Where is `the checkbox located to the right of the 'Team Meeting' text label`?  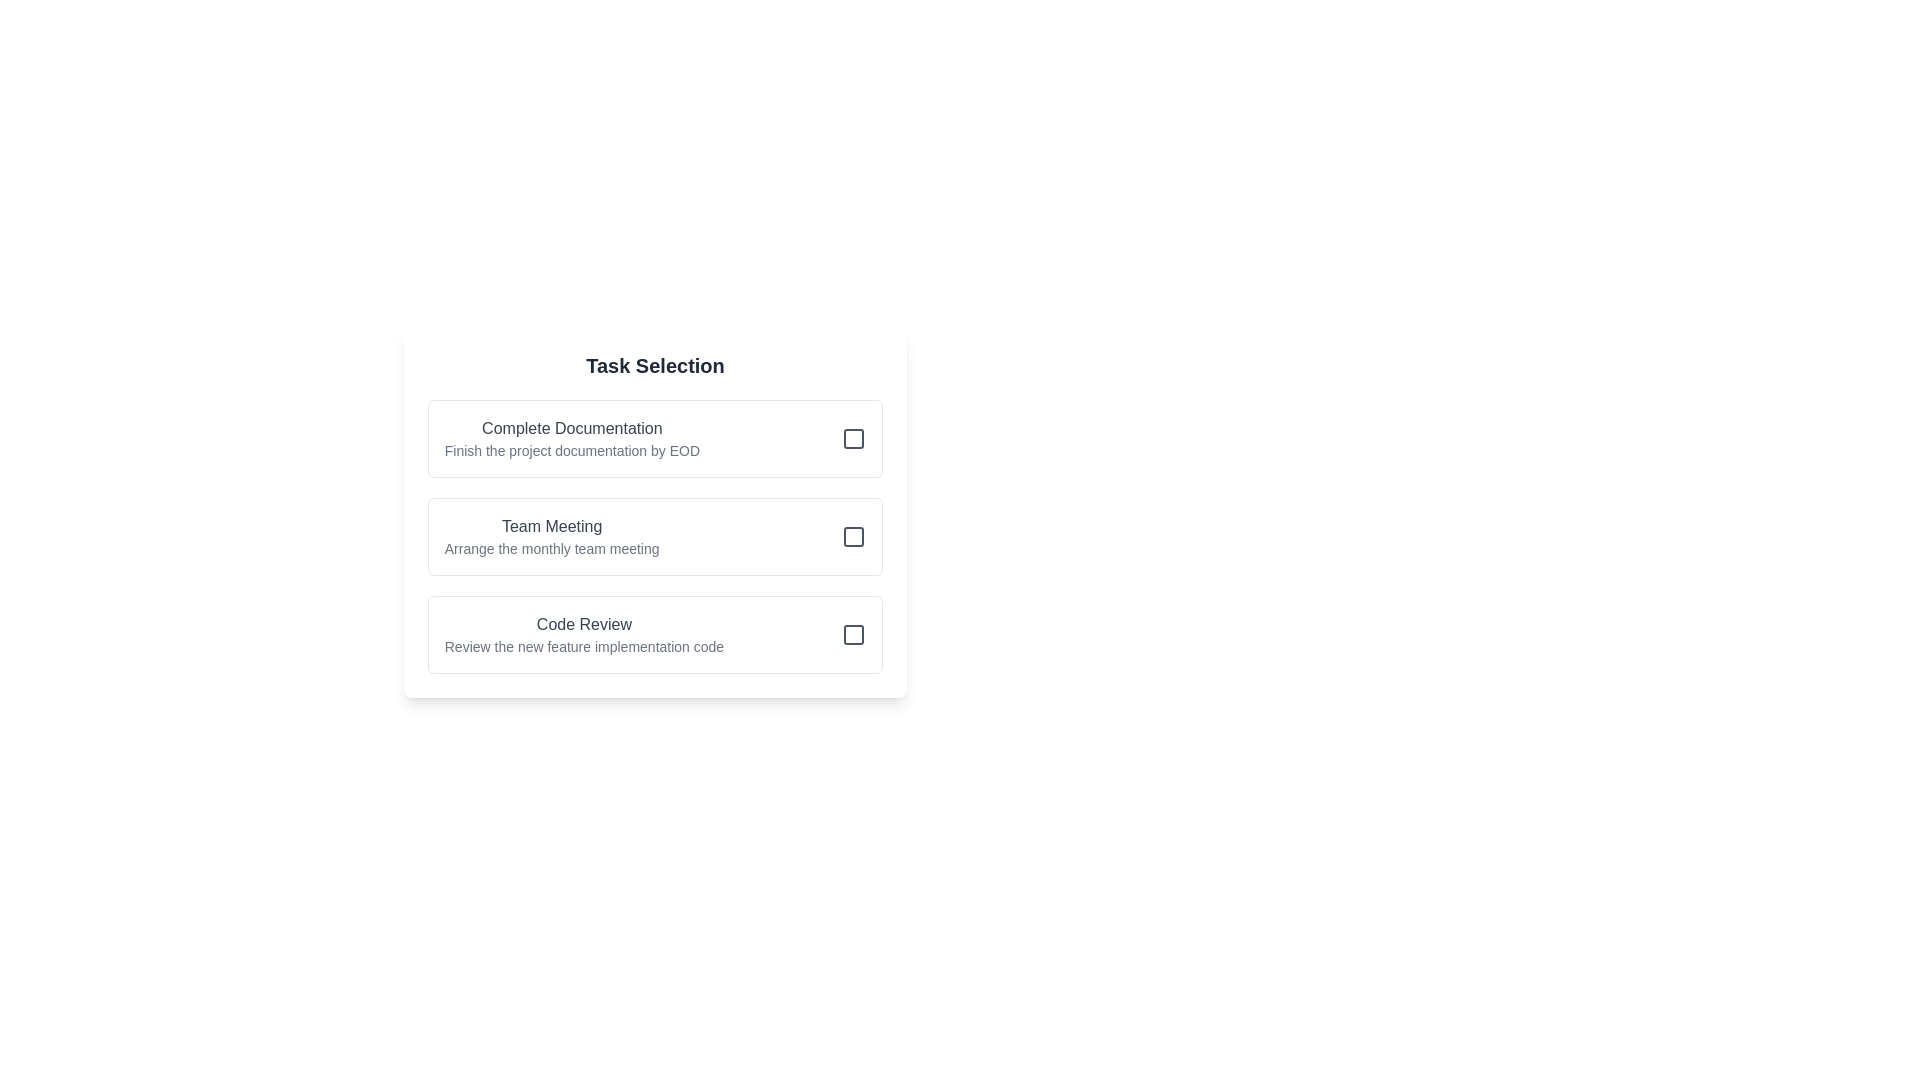 the checkbox located to the right of the 'Team Meeting' text label is located at coordinates (854, 535).